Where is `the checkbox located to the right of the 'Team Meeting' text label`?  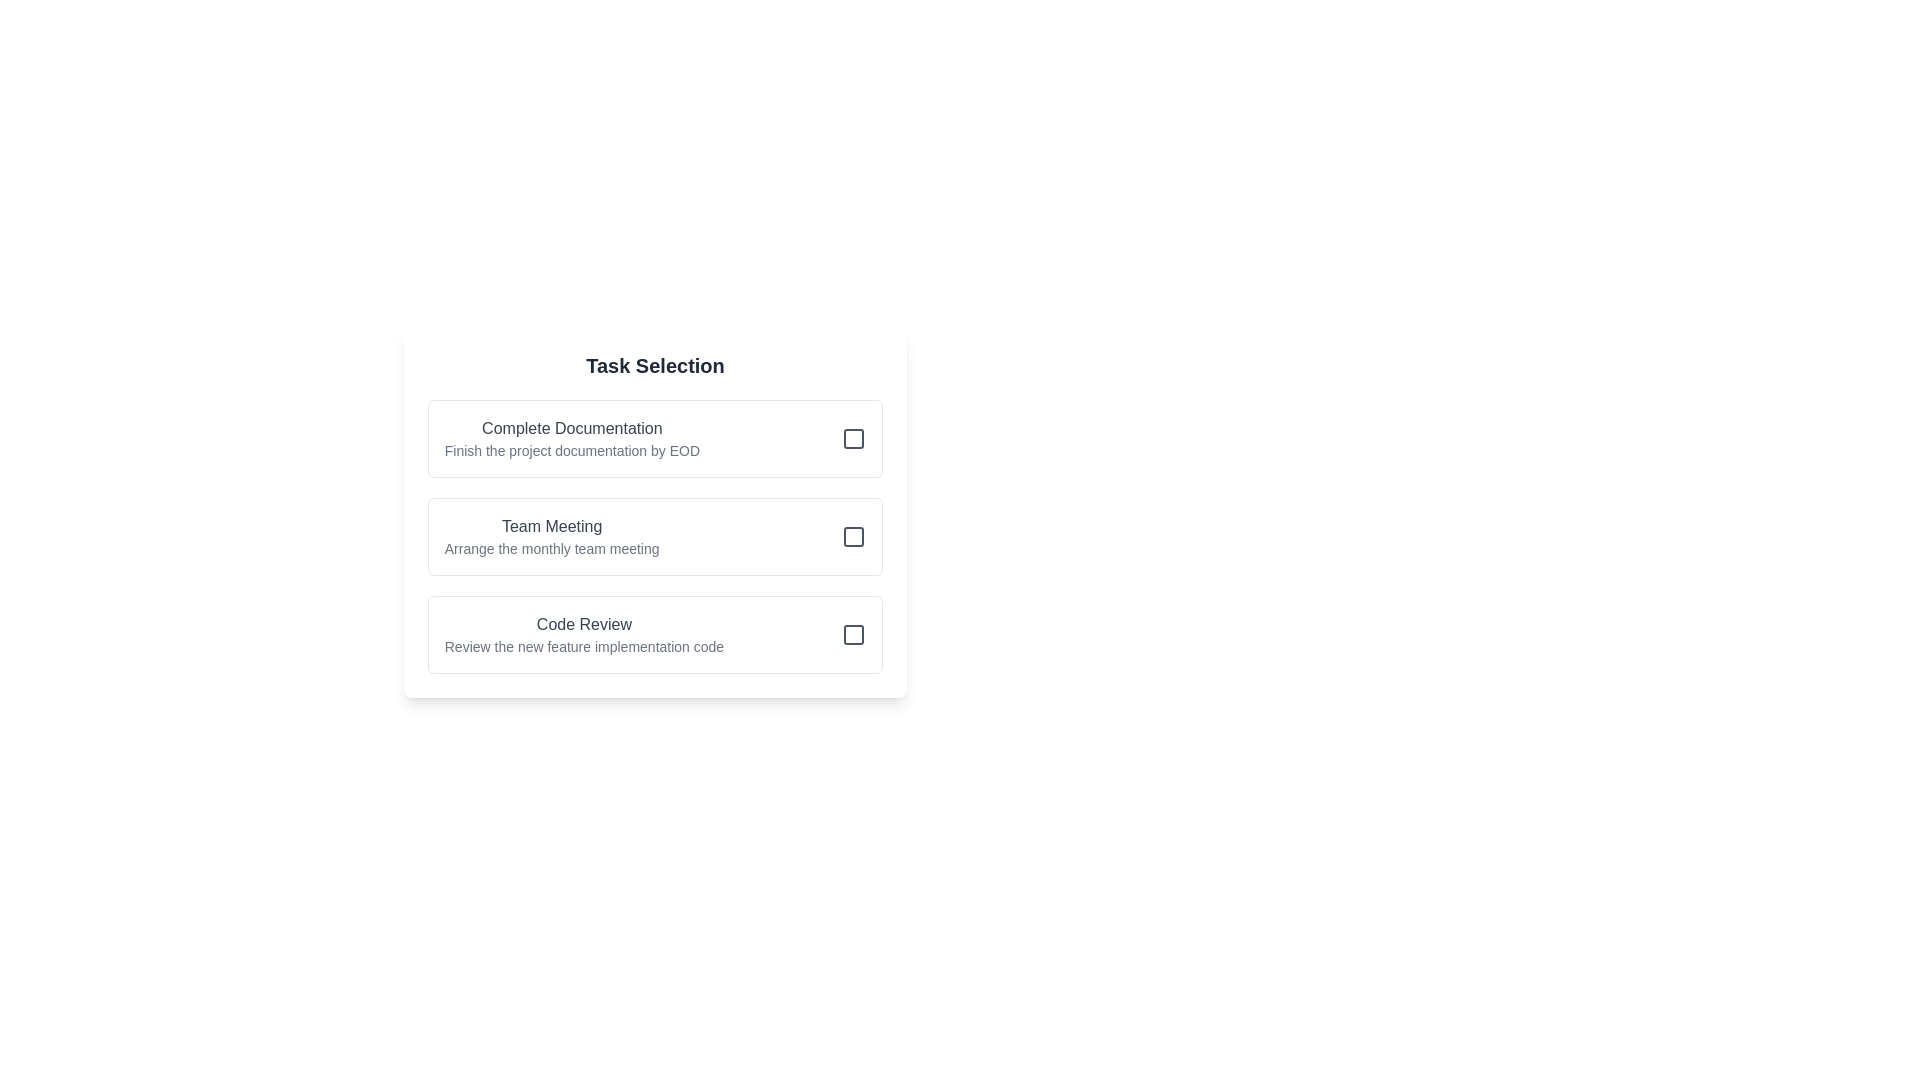 the checkbox located to the right of the 'Team Meeting' text label is located at coordinates (854, 535).